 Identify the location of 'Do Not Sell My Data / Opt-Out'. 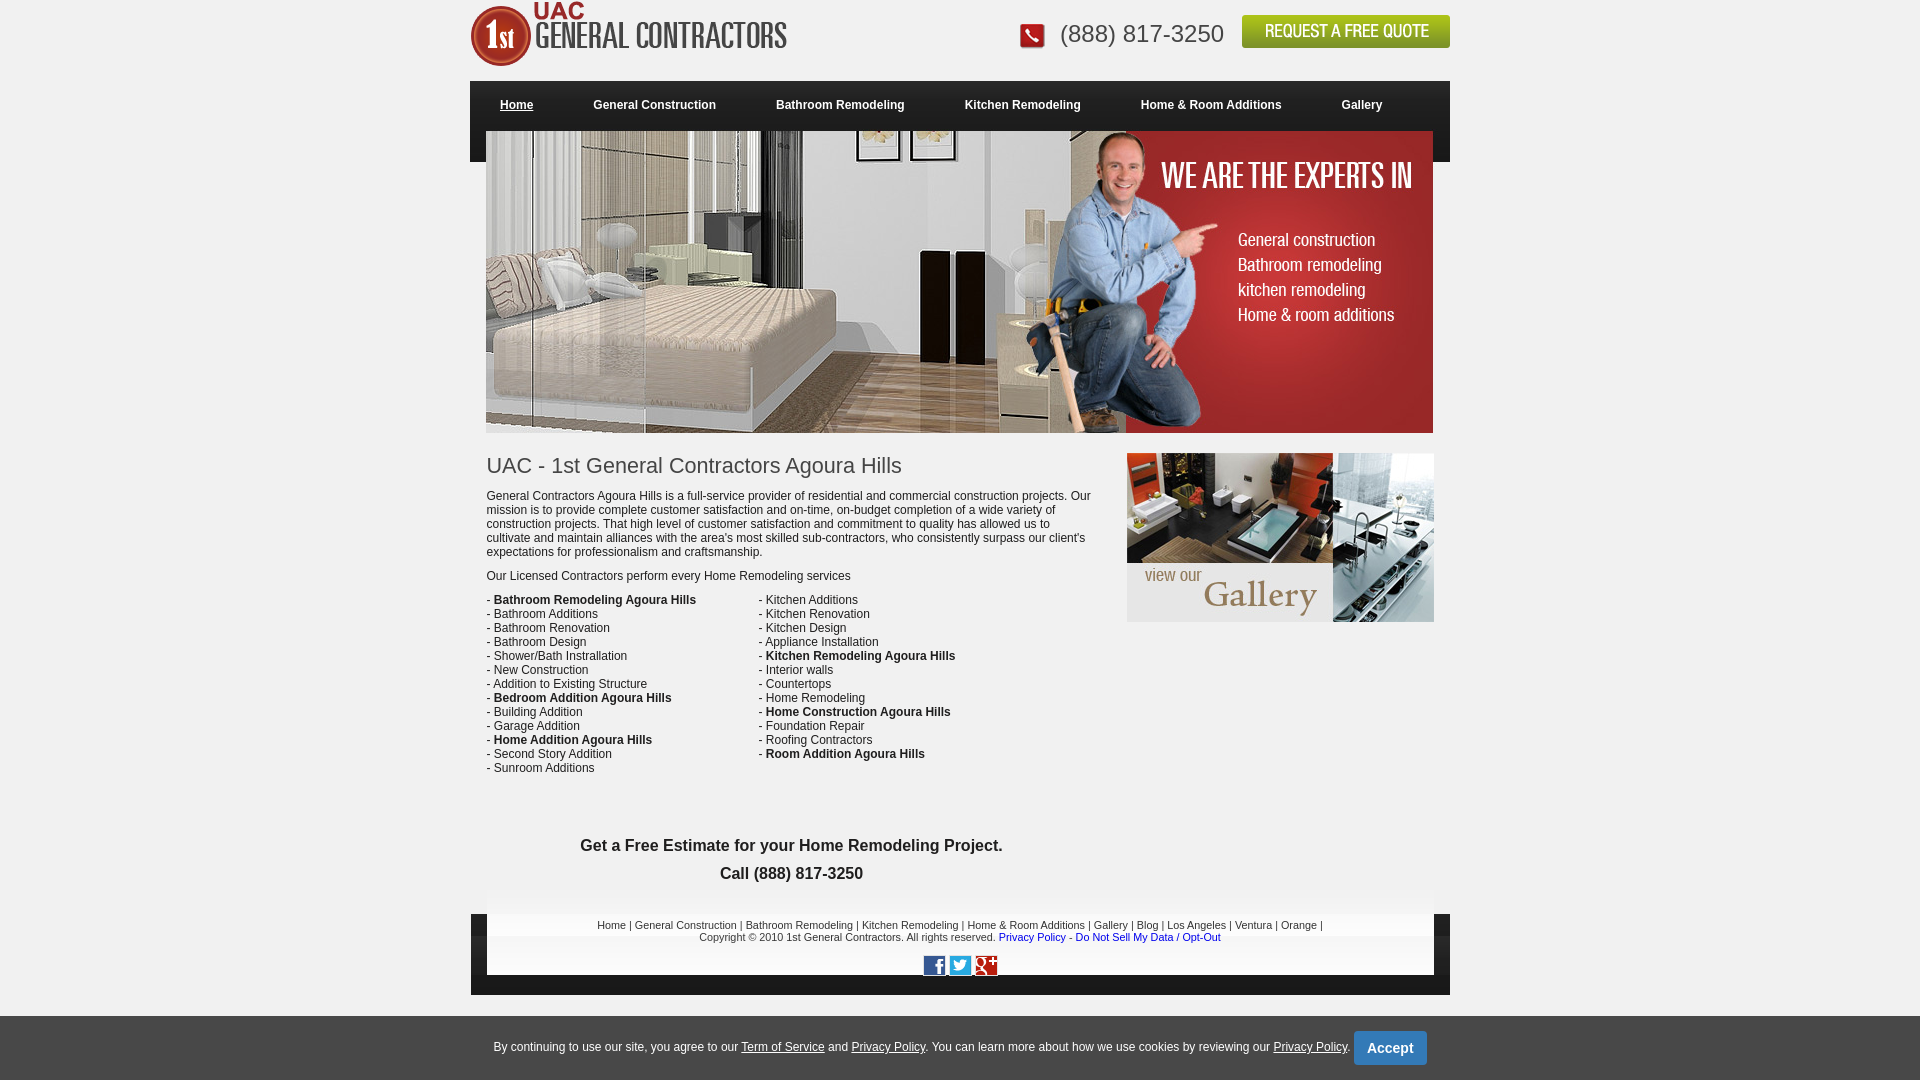
(1148, 937).